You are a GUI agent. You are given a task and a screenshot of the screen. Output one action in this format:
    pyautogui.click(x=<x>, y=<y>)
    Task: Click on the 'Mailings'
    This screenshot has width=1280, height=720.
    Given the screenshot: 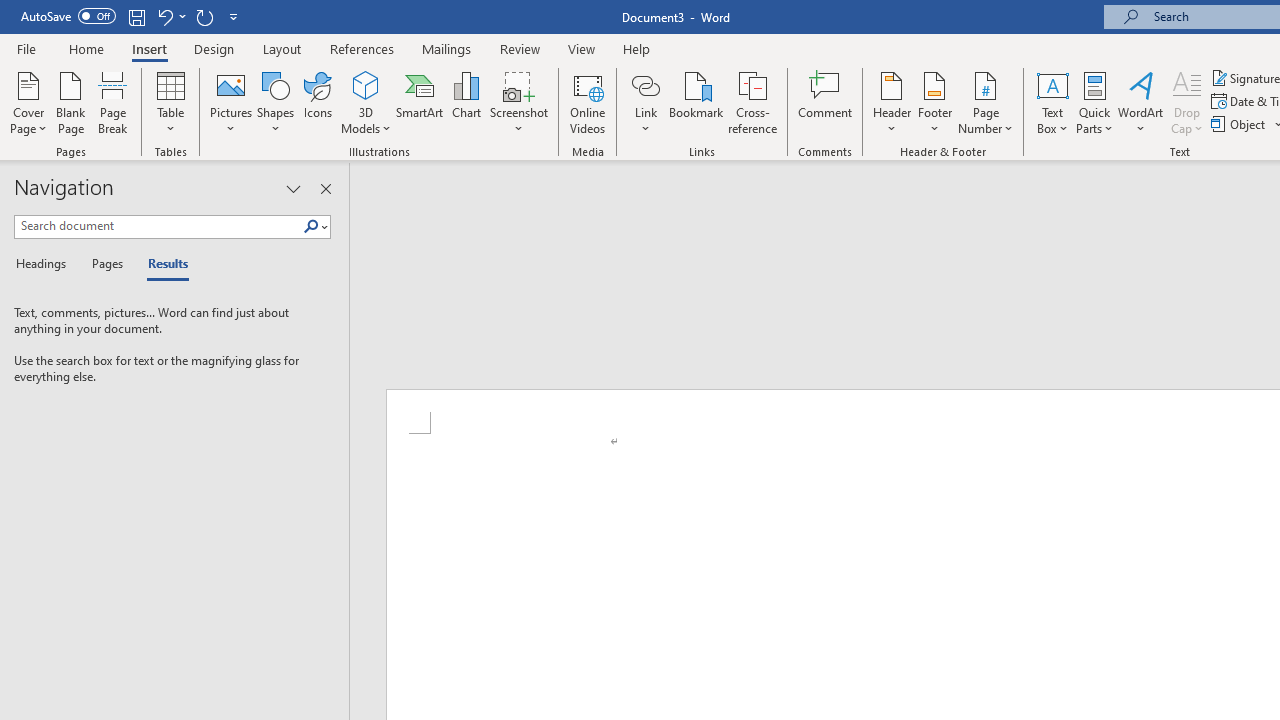 What is the action you would take?
    pyautogui.click(x=446, y=48)
    